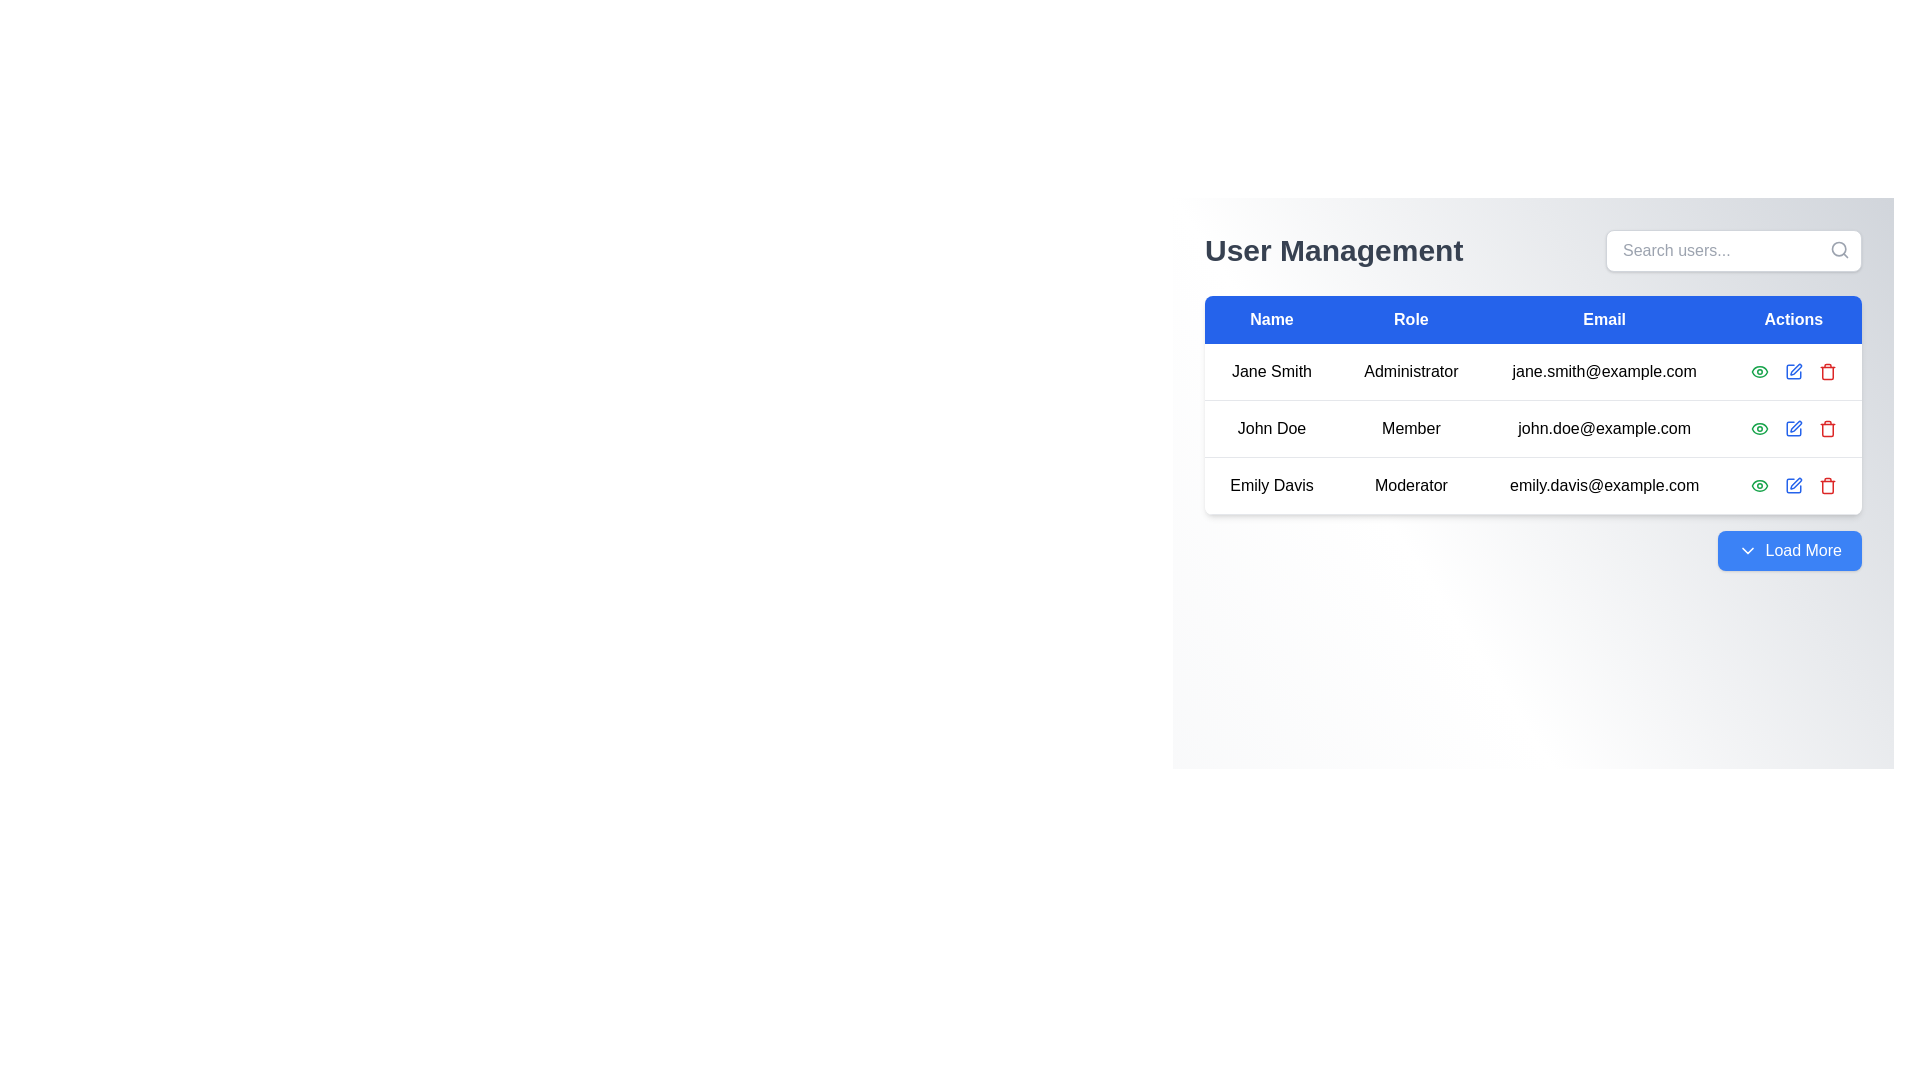 Image resolution: width=1920 pixels, height=1080 pixels. Describe the element at coordinates (1827, 487) in the screenshot. I see `the center portion of the trash bin icon representing the 'delete' action in the user management interface, located in the rightmost position of the third row in the table, when navigated via keyboard` at that location.